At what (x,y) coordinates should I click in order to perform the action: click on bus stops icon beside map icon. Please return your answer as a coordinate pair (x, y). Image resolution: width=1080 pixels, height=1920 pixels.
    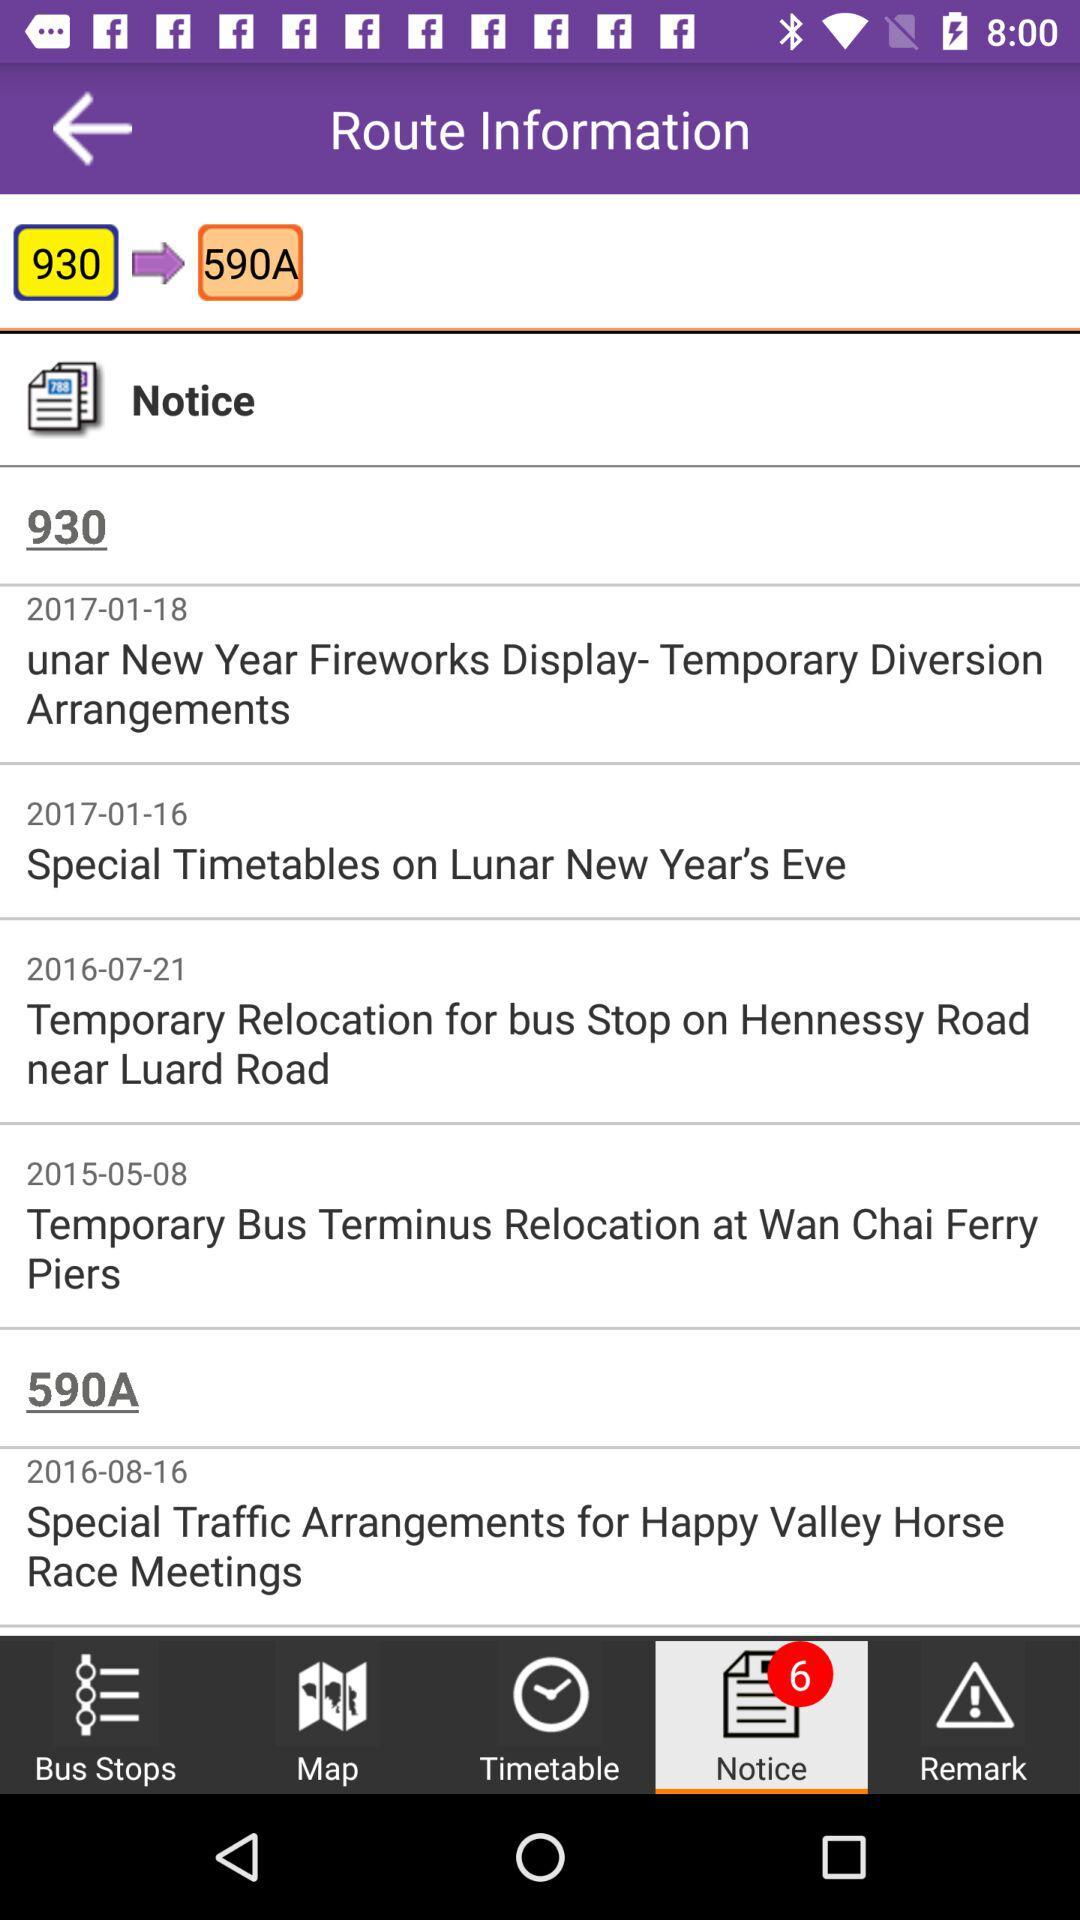
    Looking at the image, I should click on (105, 1692).